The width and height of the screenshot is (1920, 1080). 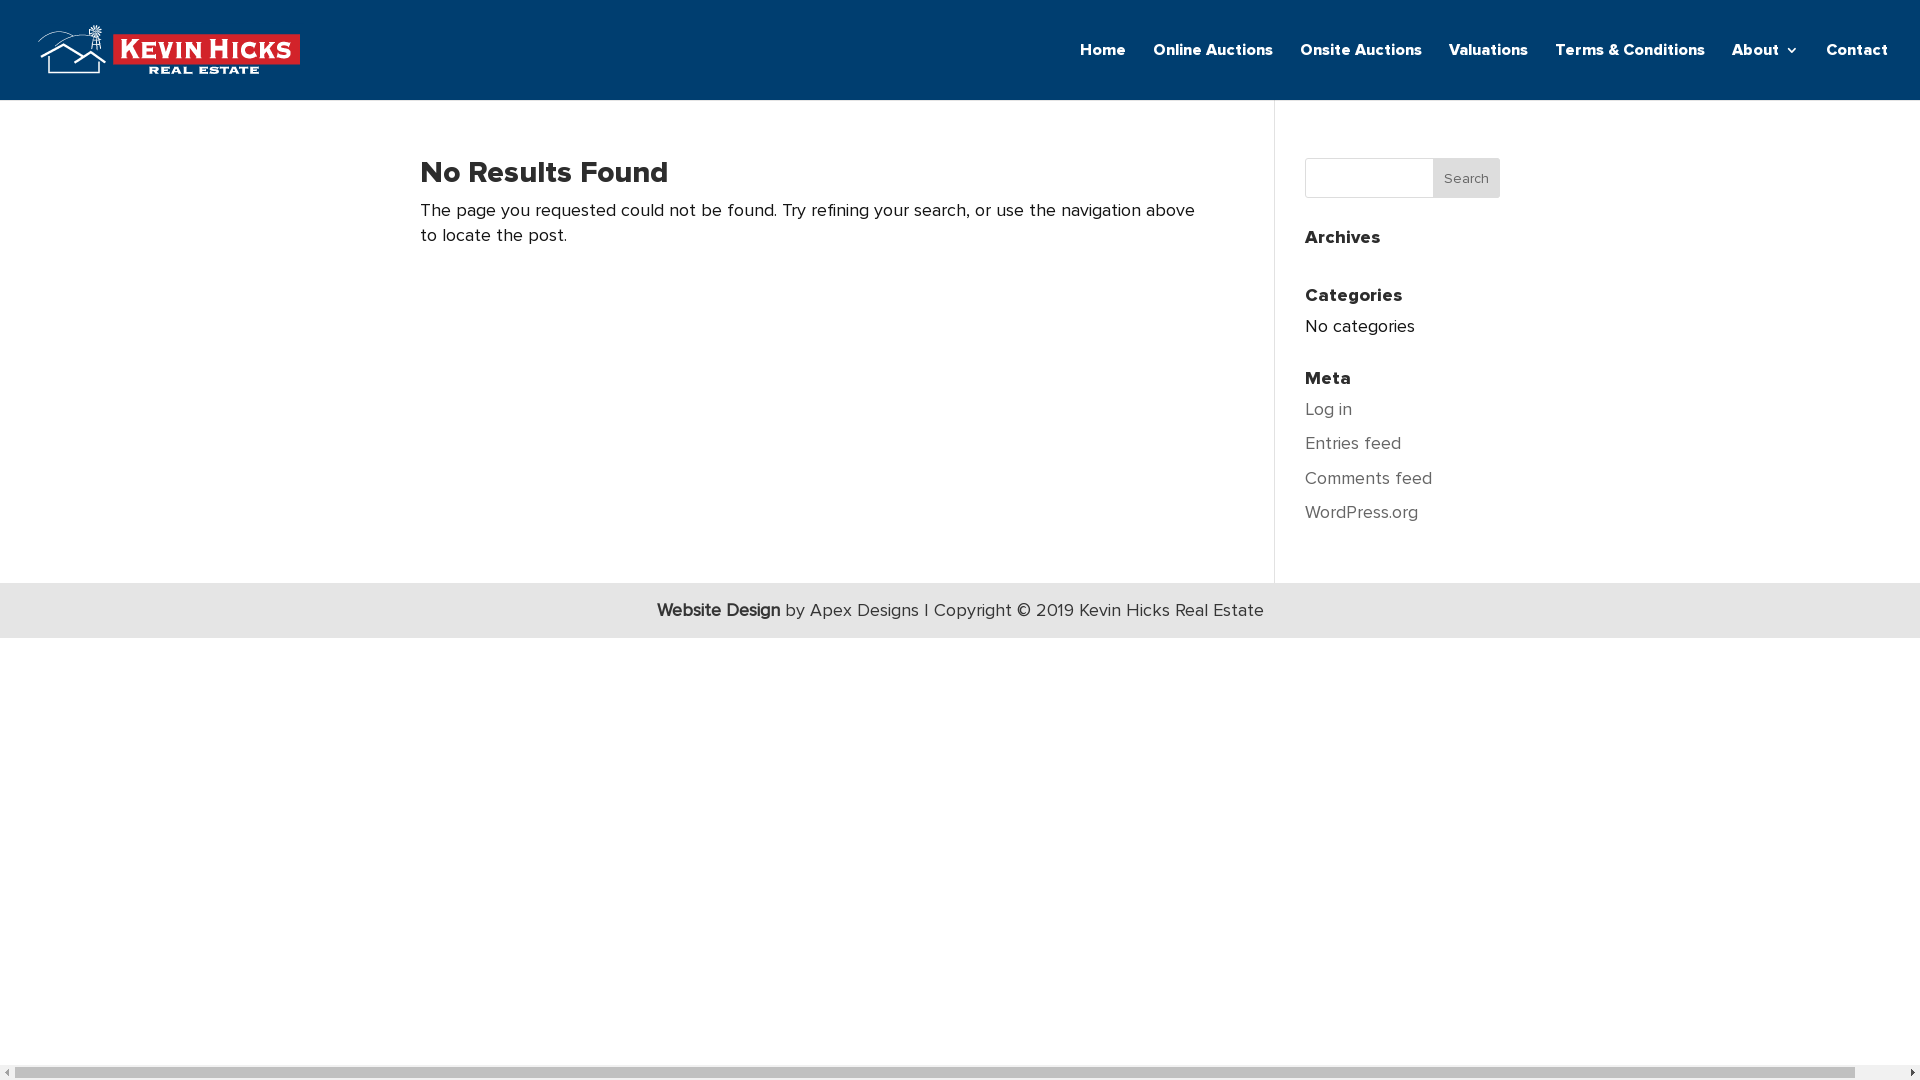 I want to click on 'Valuations', so click(x=1488, y=70).